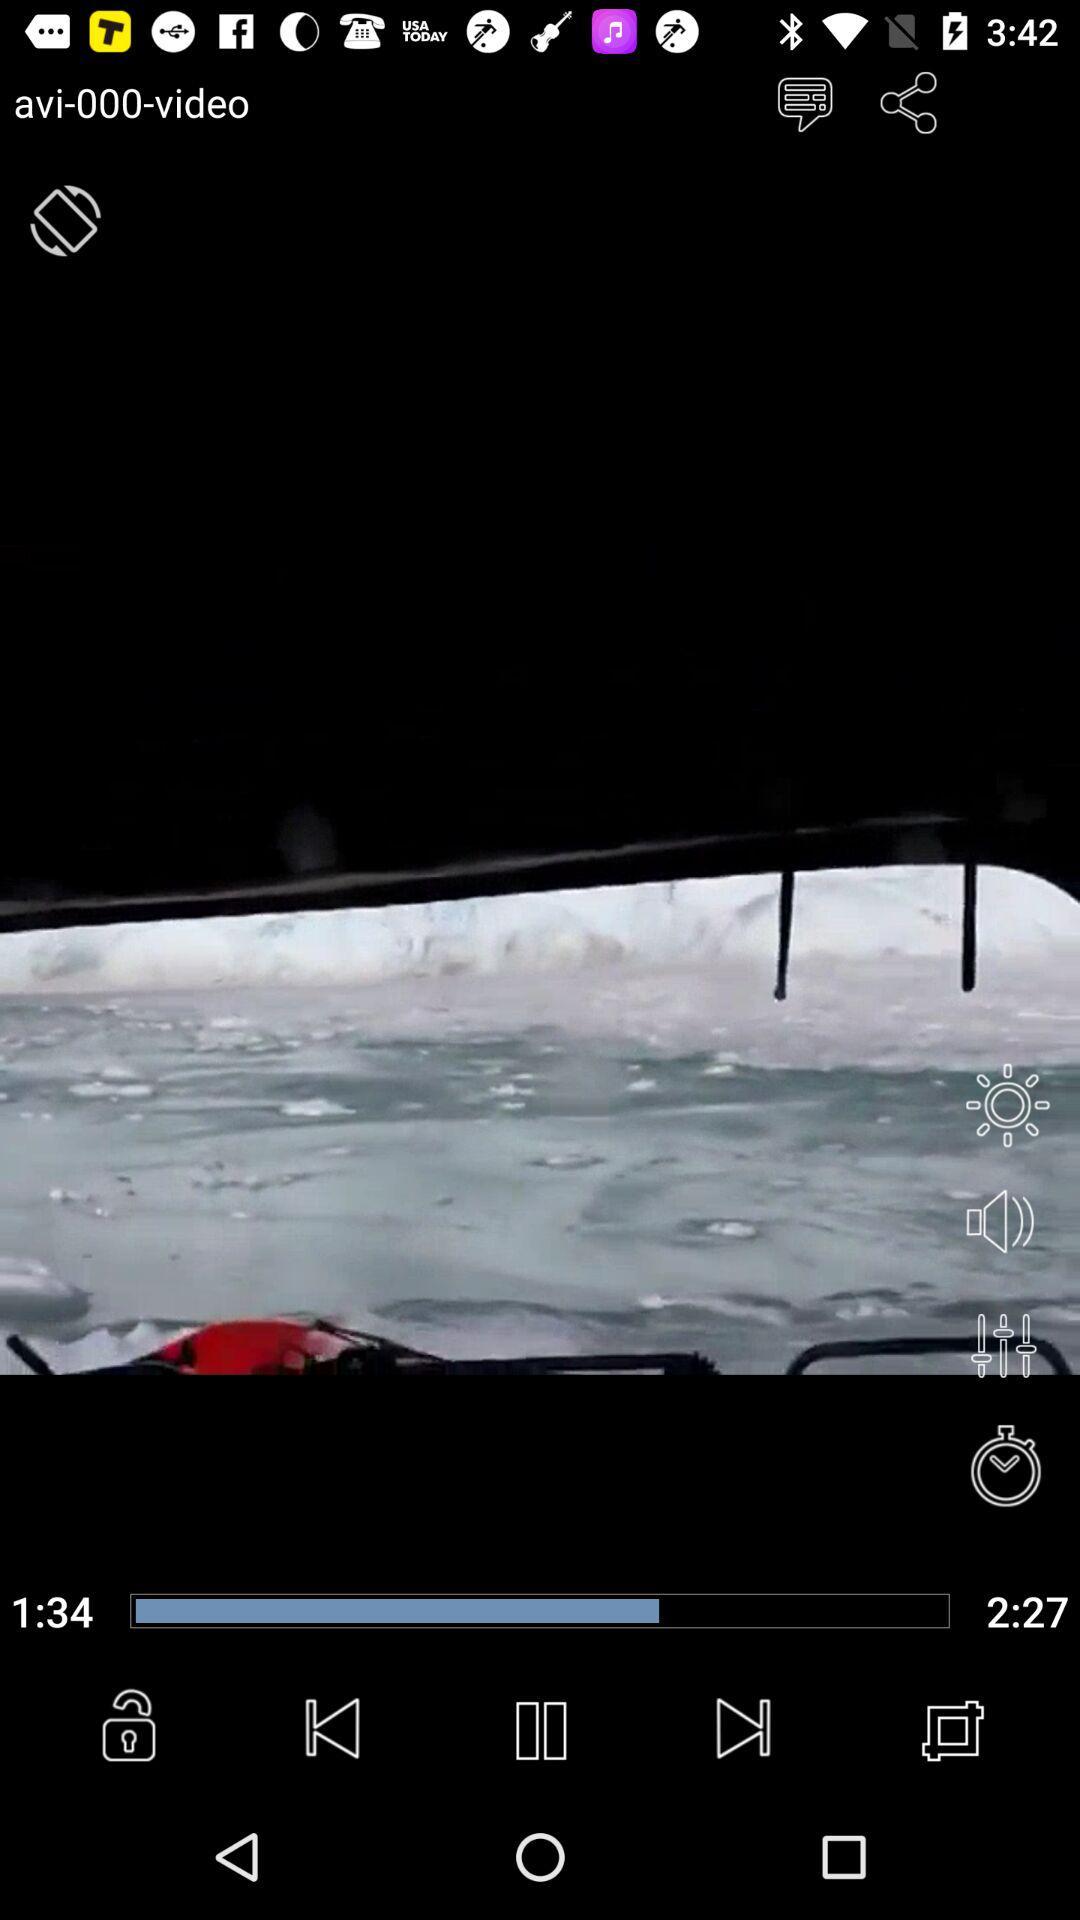 The height and width of the screenshot is (1920, 1080). I want to click on button below volume button, so click(1003, 1345).